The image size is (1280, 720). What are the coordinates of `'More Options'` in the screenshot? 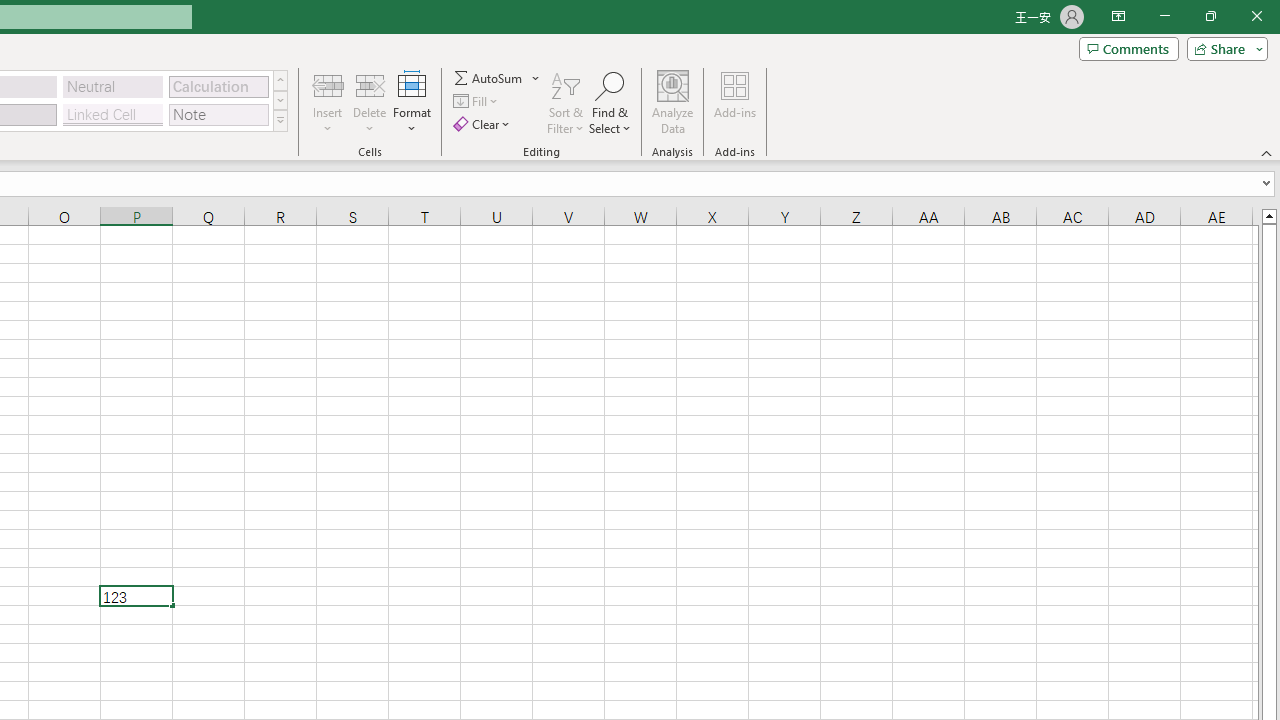 It's located at (536, 77).